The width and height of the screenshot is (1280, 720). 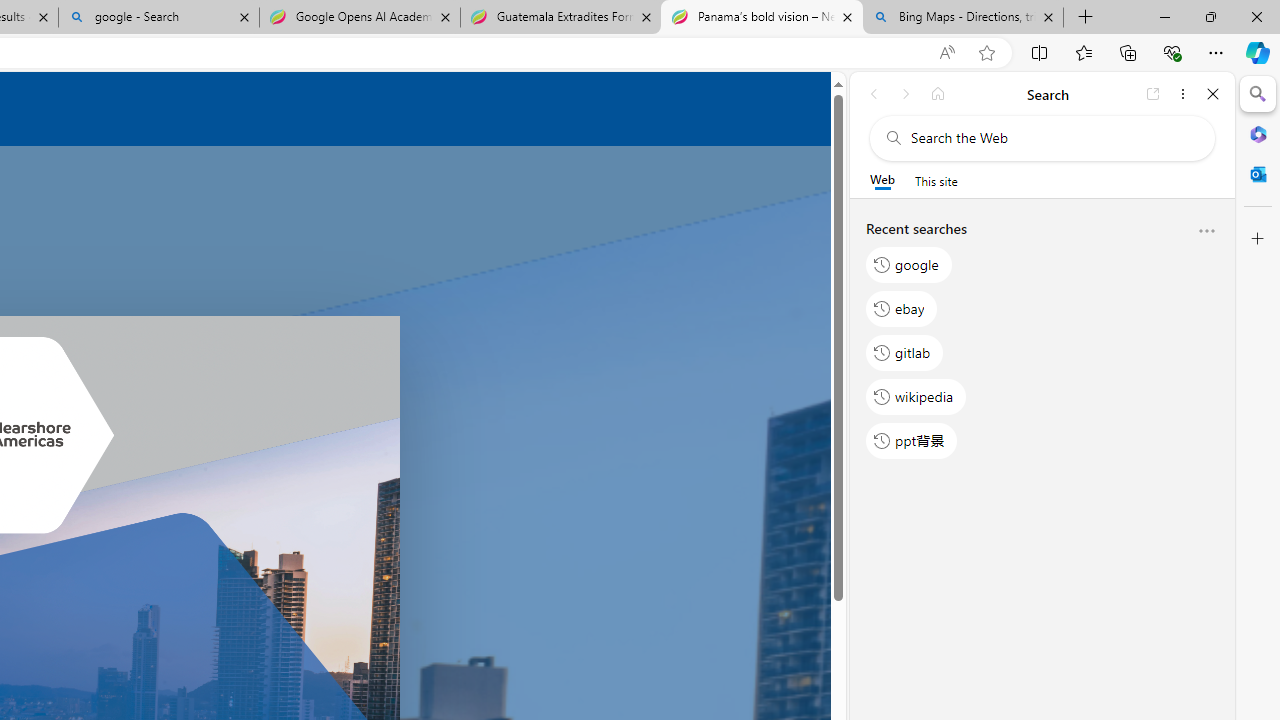 What do you see at coordinates (901, 308) in the screenshot?
I see `'ebay'` at bounding box center [901, 308].